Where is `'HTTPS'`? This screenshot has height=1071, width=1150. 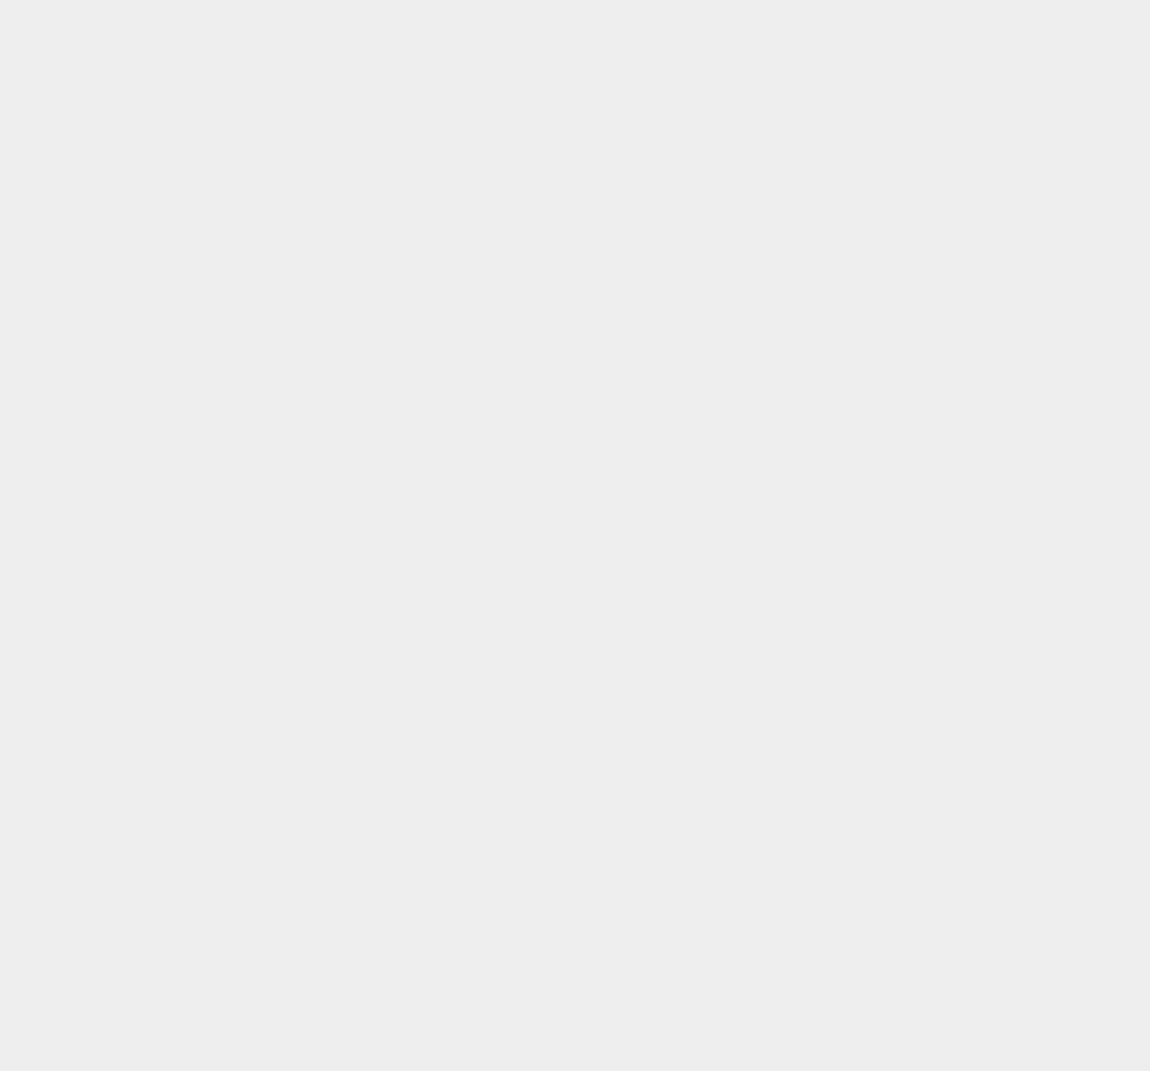 'HTTPS' is located at coordinates (812, 90).